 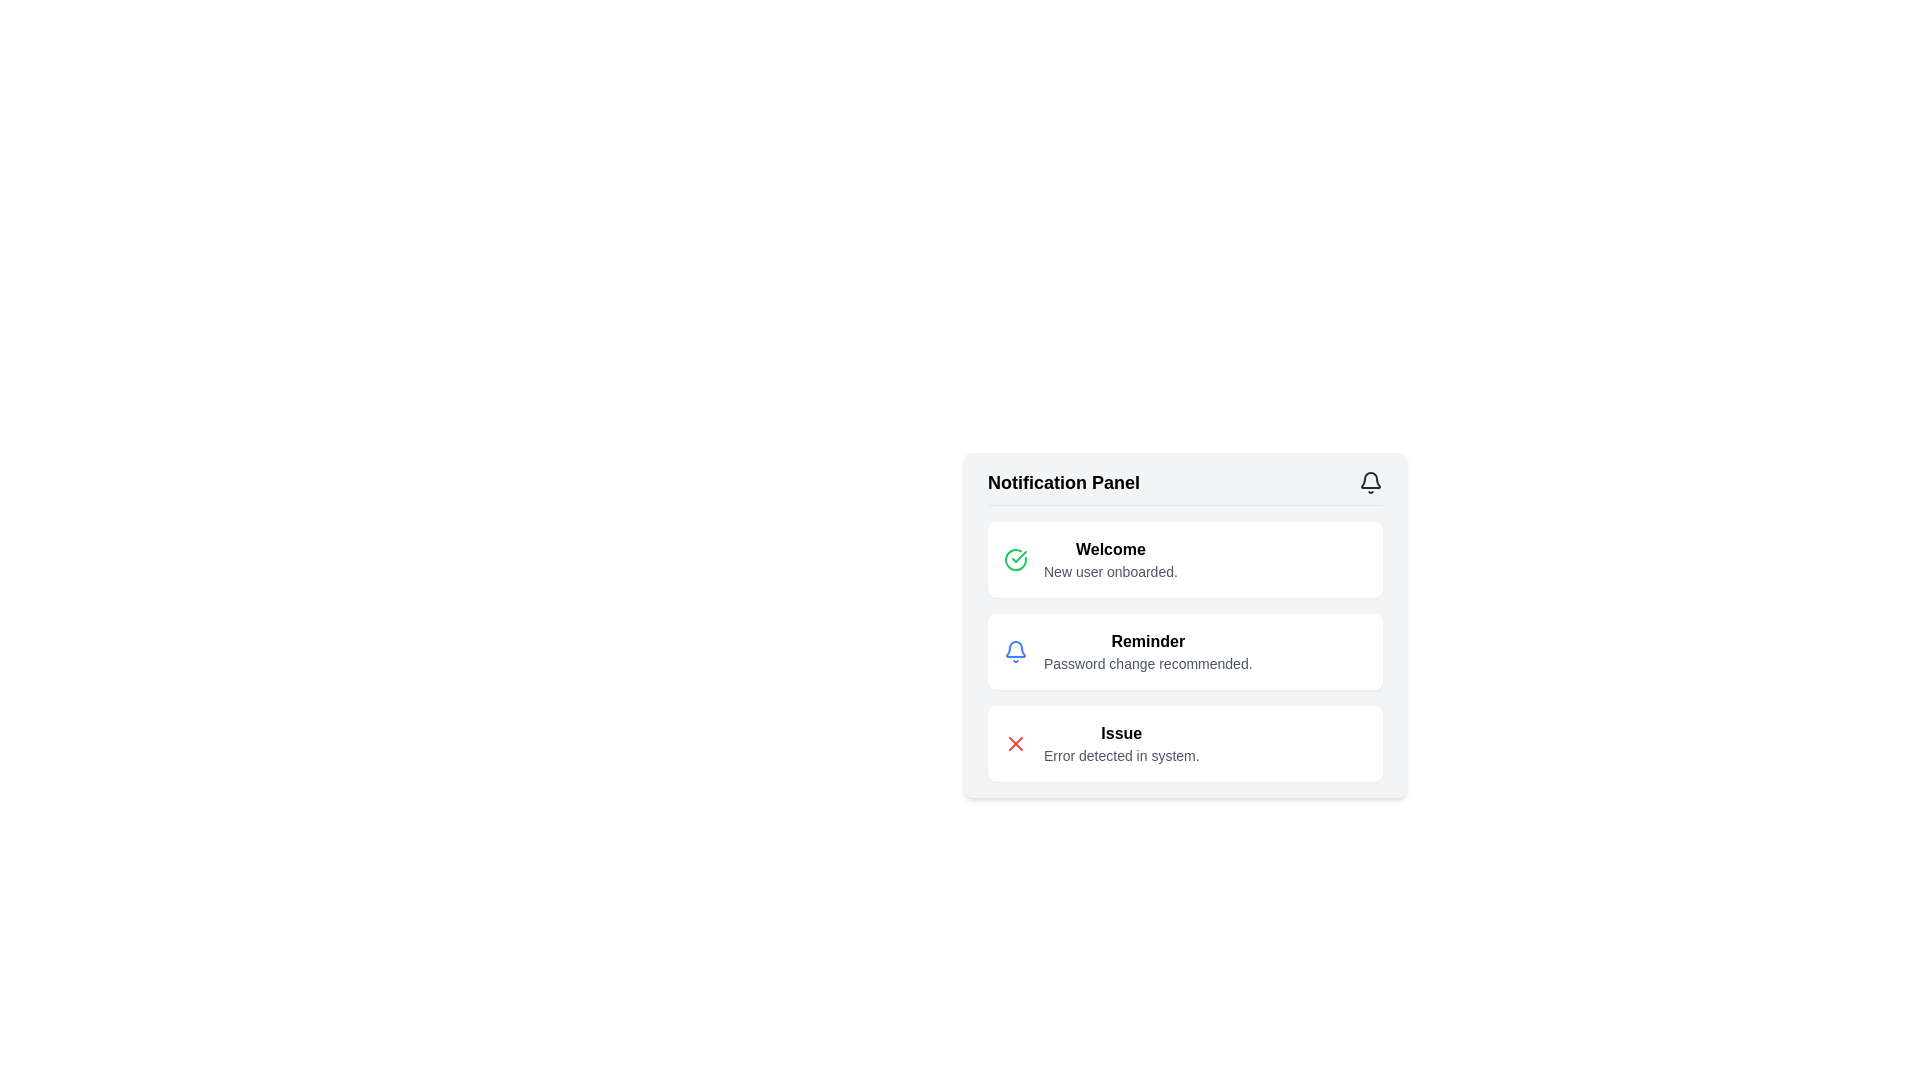 What do you see at coordinates (1185, 651) in the screenshot?
I see `notification content located in the second entry of the Notification Panel, which informs about a recommended password change` at bounding box center [1185, 651].